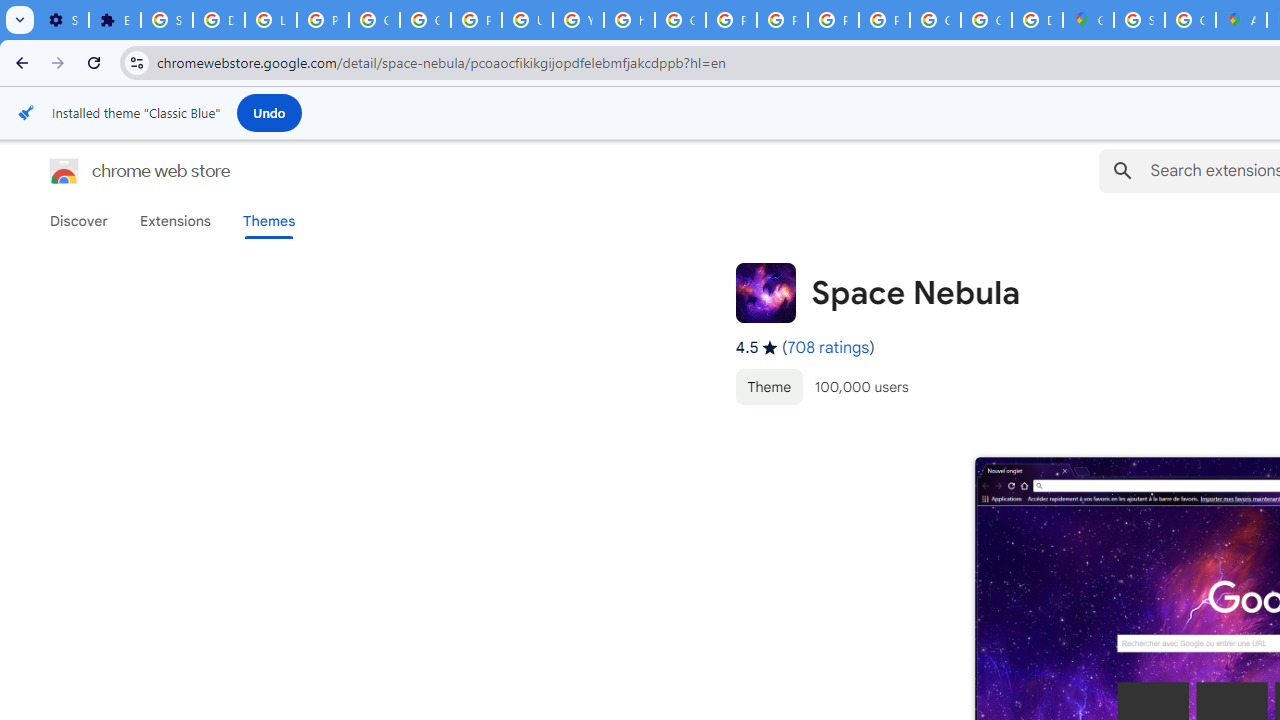 Image resolution: width=1280 pixels, height=720 pixels. Describe the element at coordinates (135, 61) in the screenshot. I see `'View site information'` at that location.